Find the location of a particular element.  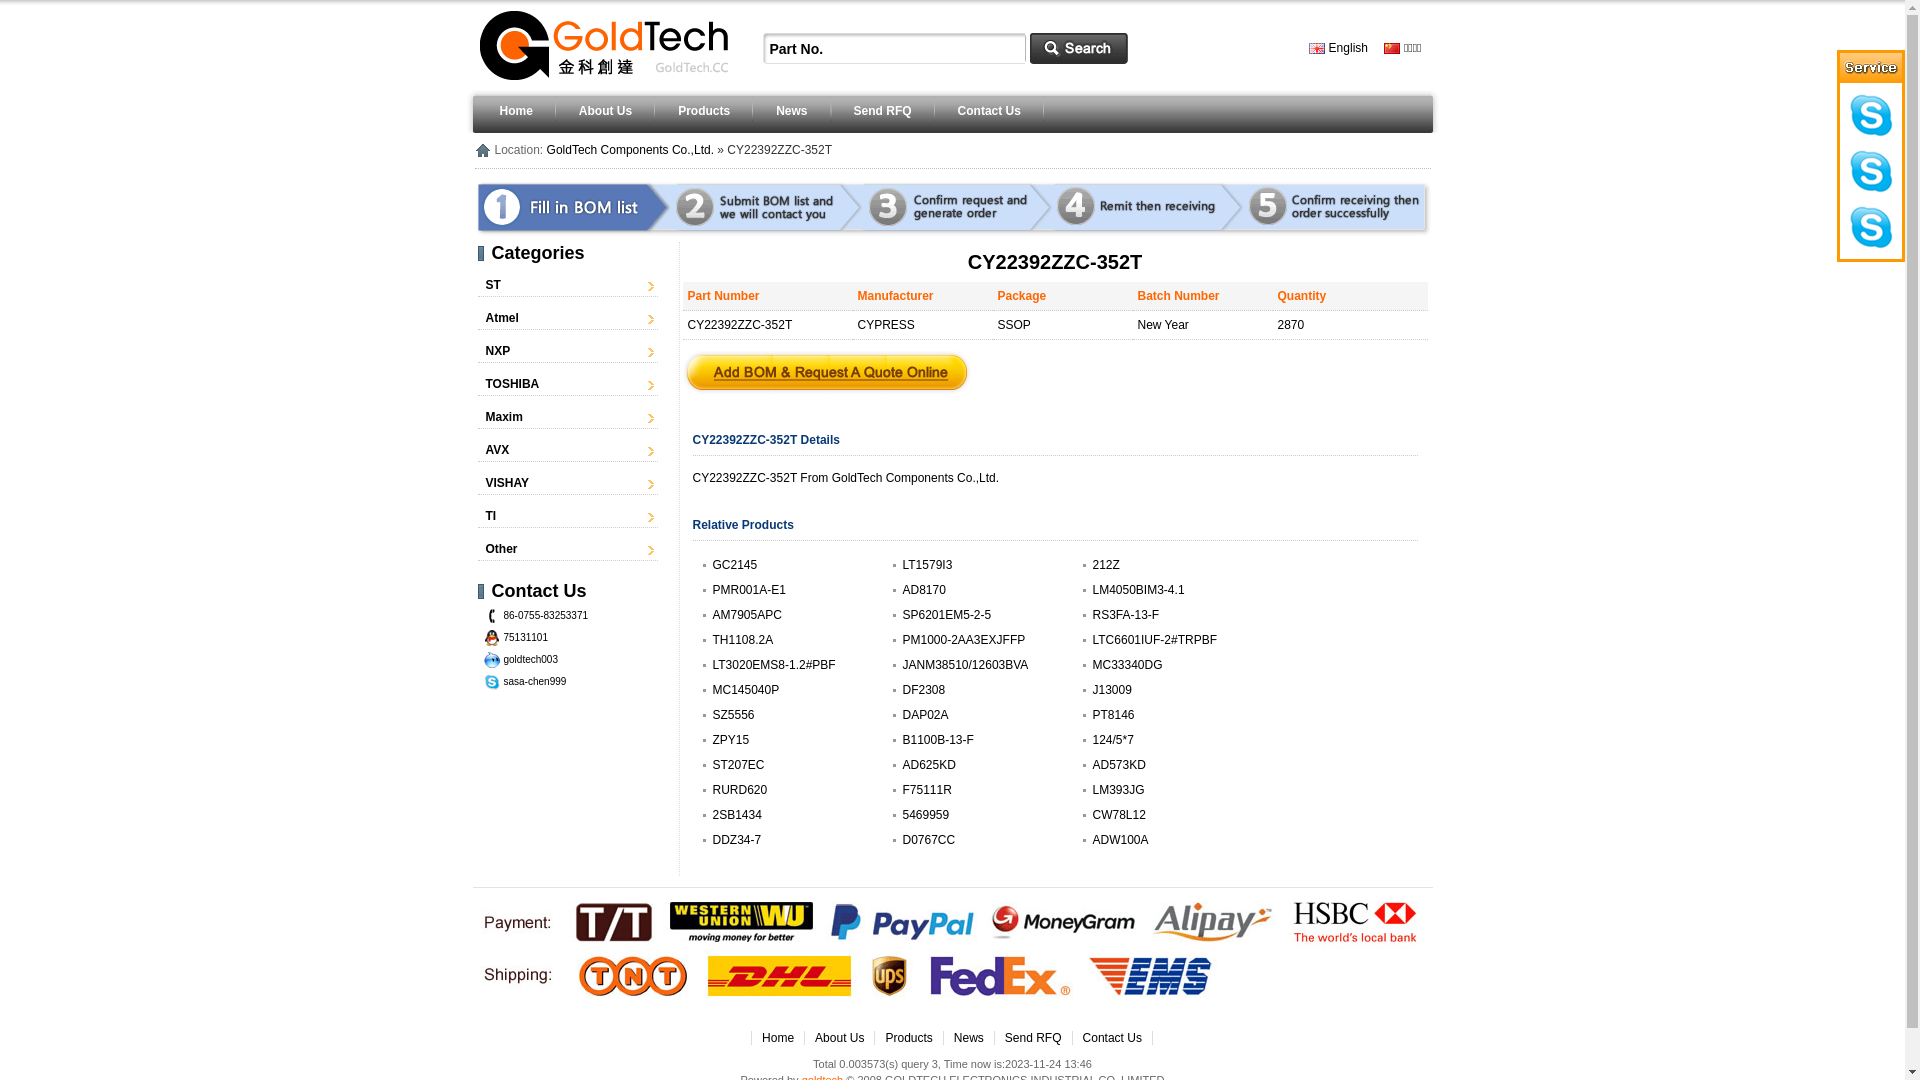

'AD573KD' is located at coordinates (1090, 764).